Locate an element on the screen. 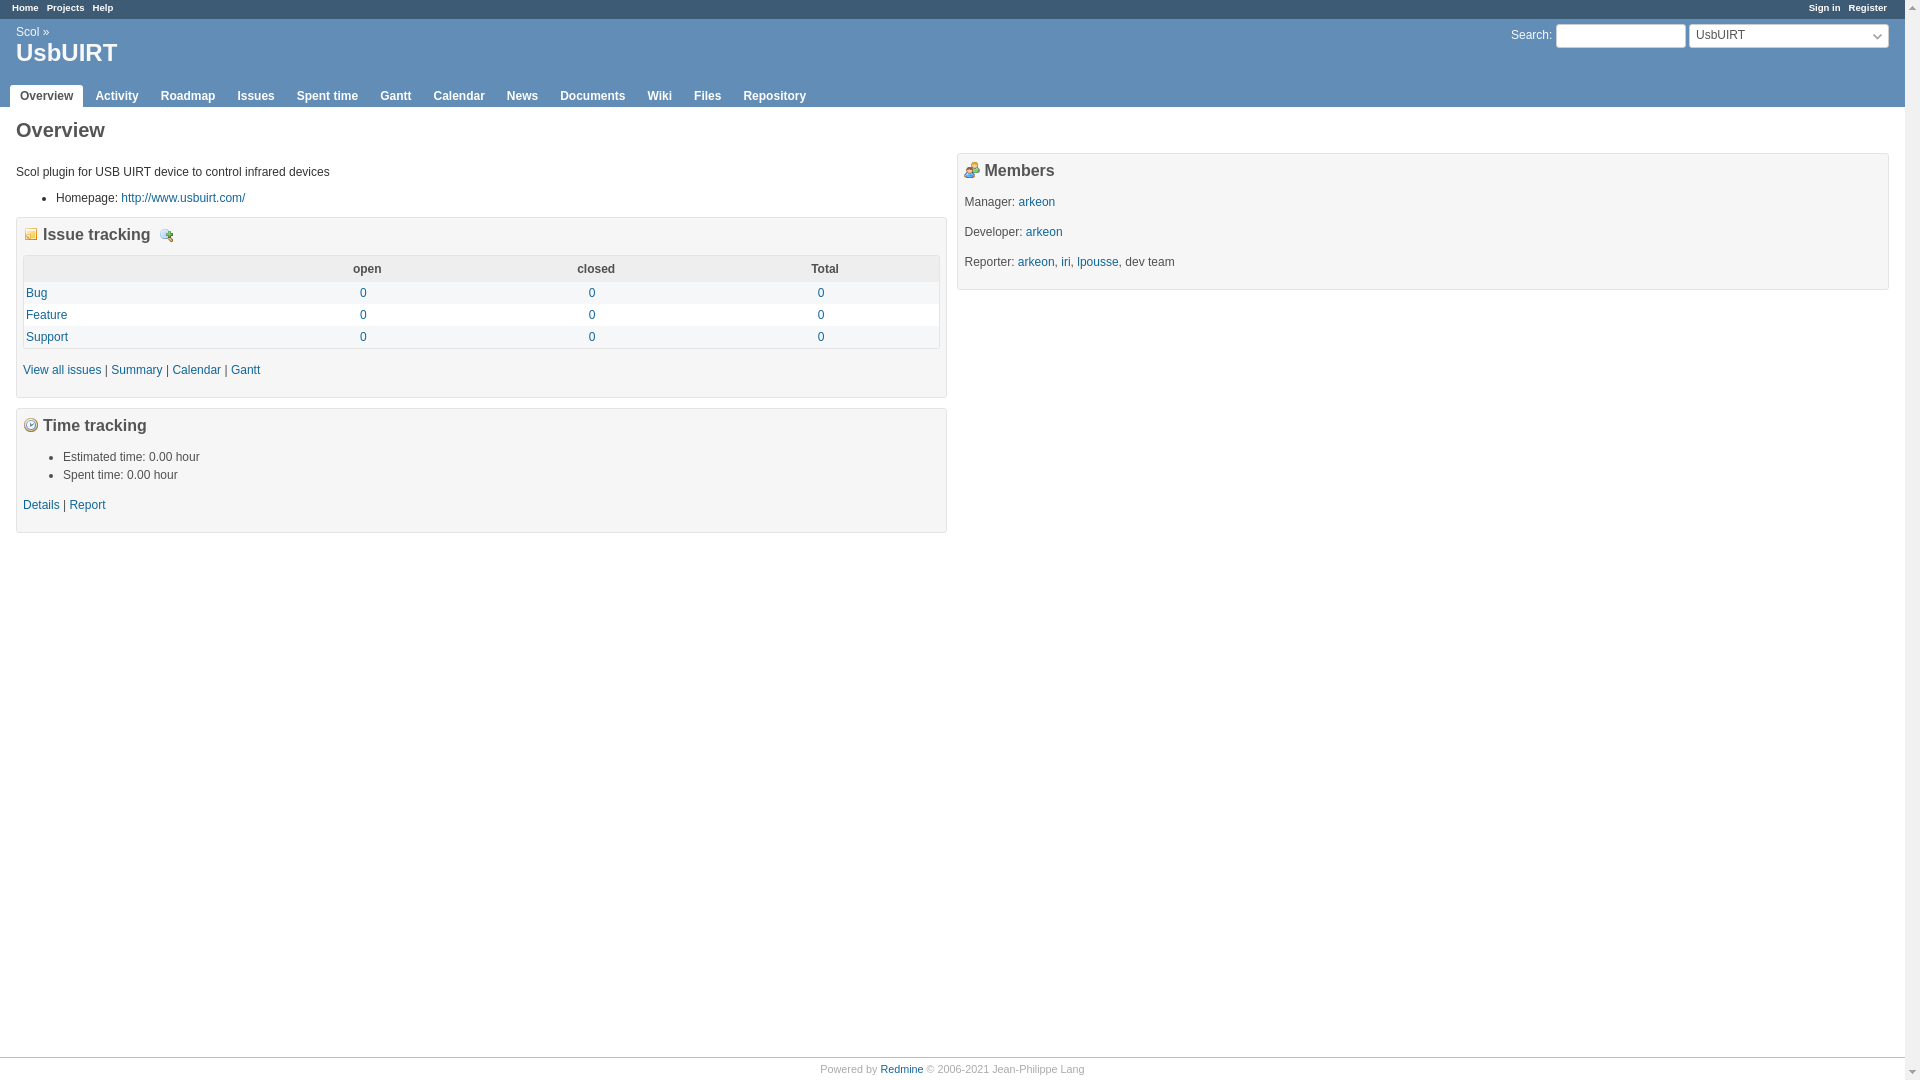  'Repository' is located at coordinates (773, 96).